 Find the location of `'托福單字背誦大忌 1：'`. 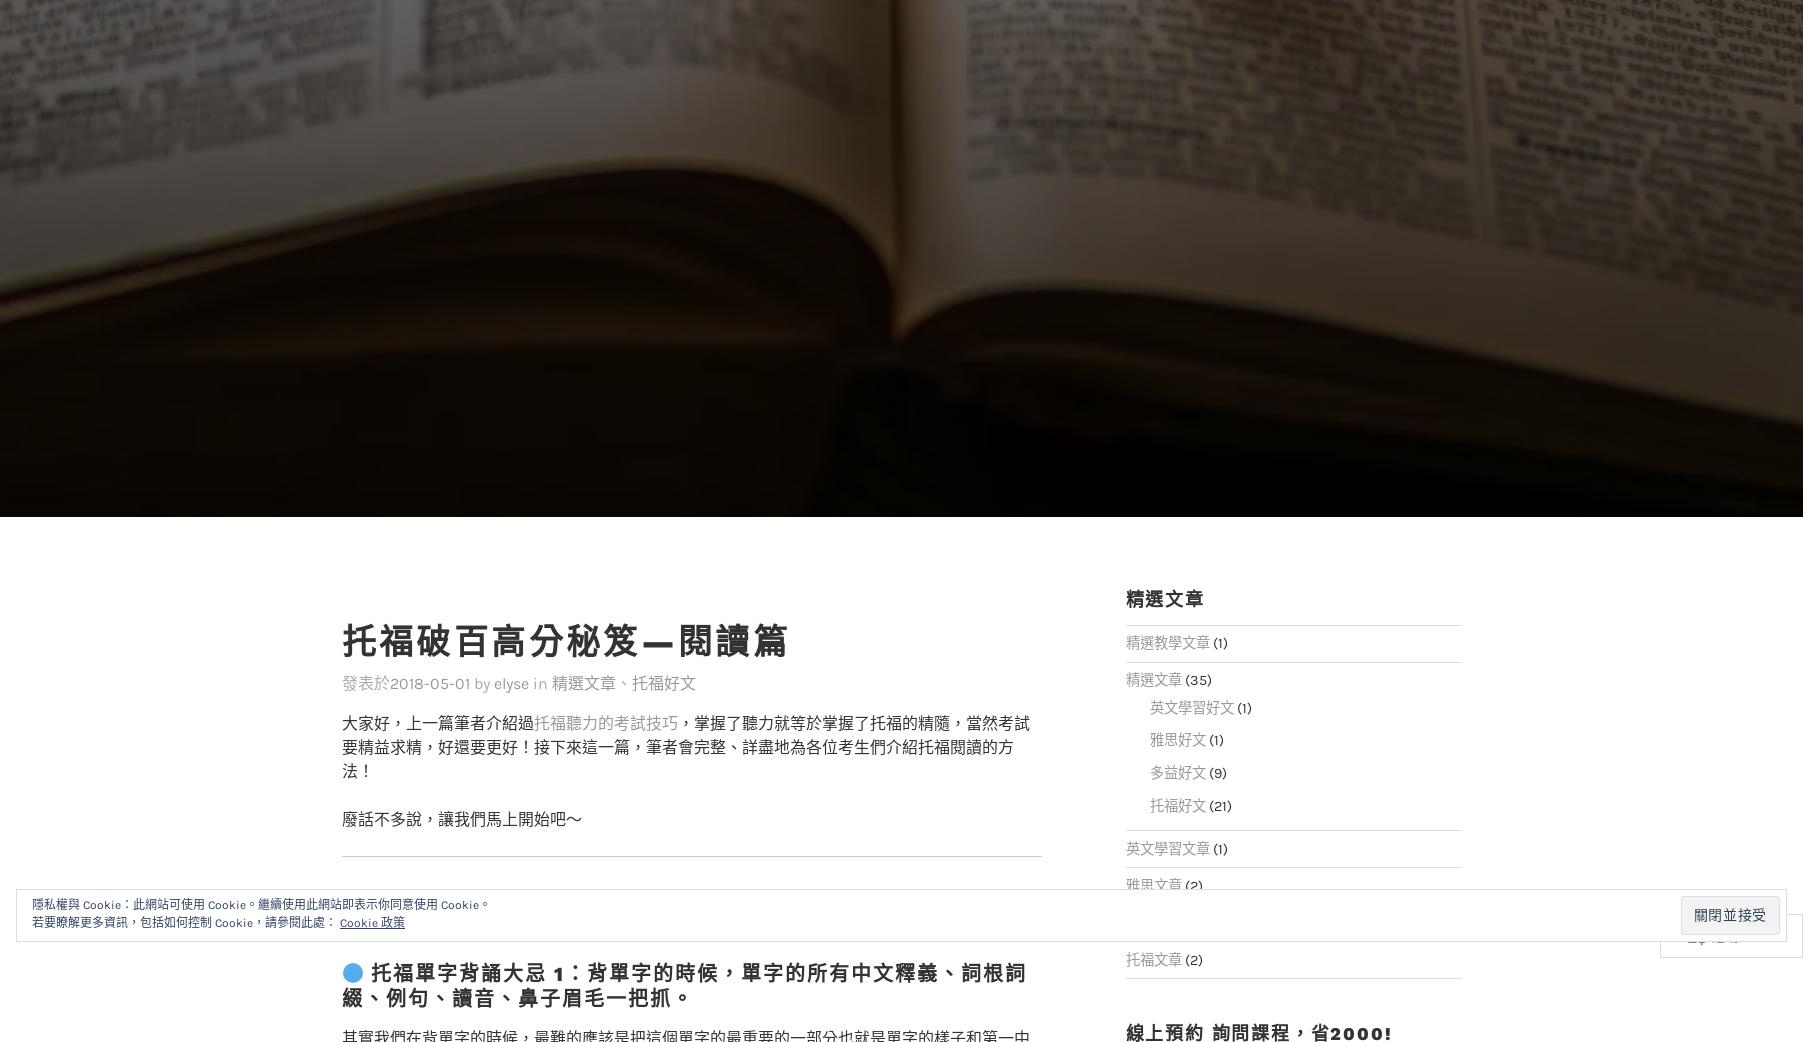

'托福單字背誦大忌 1：' is located at coordinates (475, 933).